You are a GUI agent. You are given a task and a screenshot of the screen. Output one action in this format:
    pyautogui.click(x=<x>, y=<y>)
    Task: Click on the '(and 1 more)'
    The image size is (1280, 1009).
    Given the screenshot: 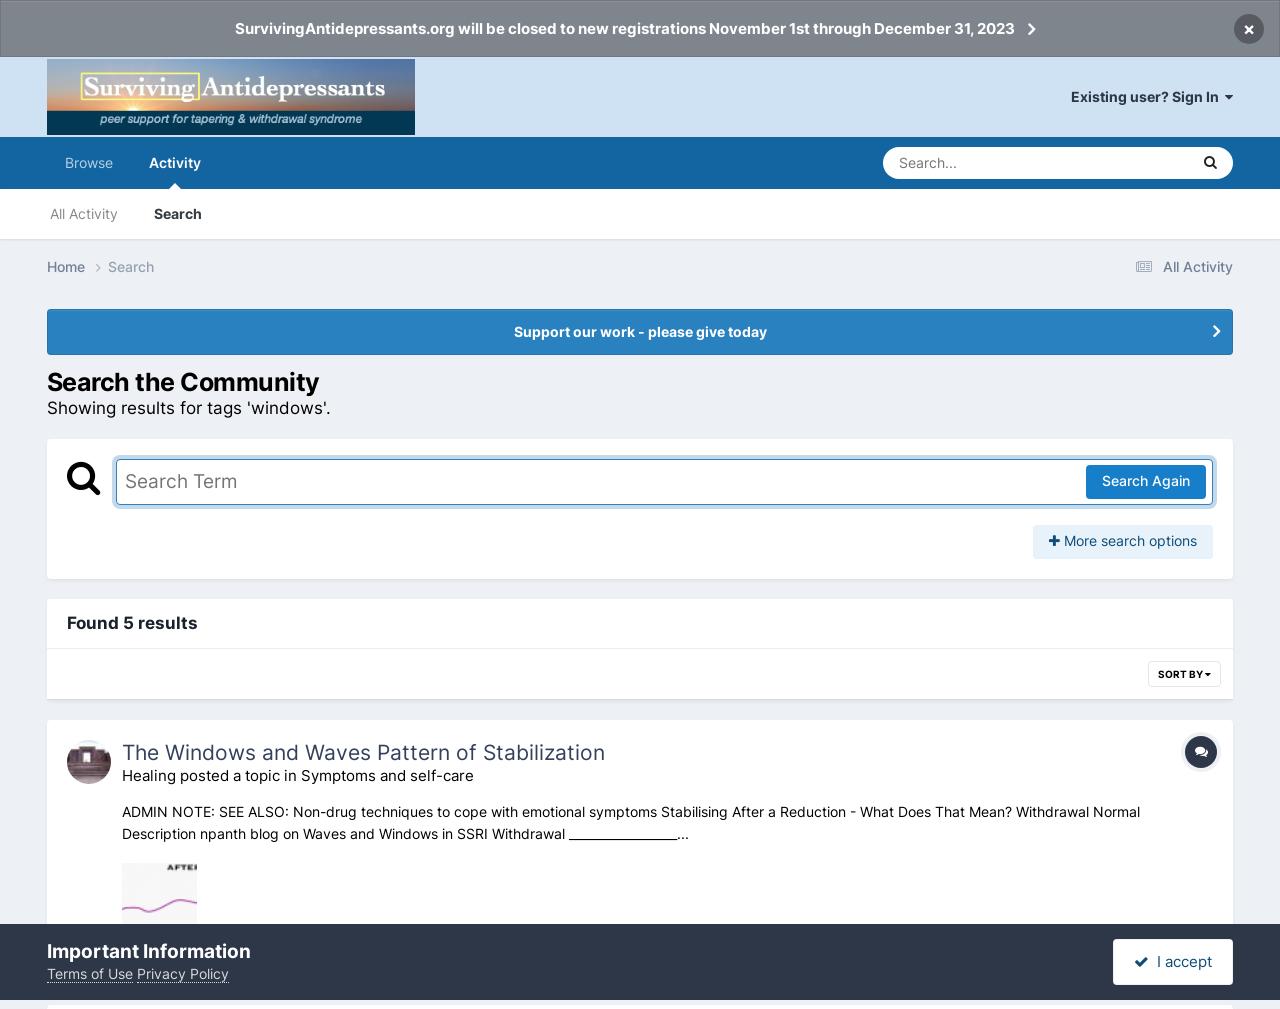 What is the action you would take?
    pyautogui.click(x=587, y=962)
    